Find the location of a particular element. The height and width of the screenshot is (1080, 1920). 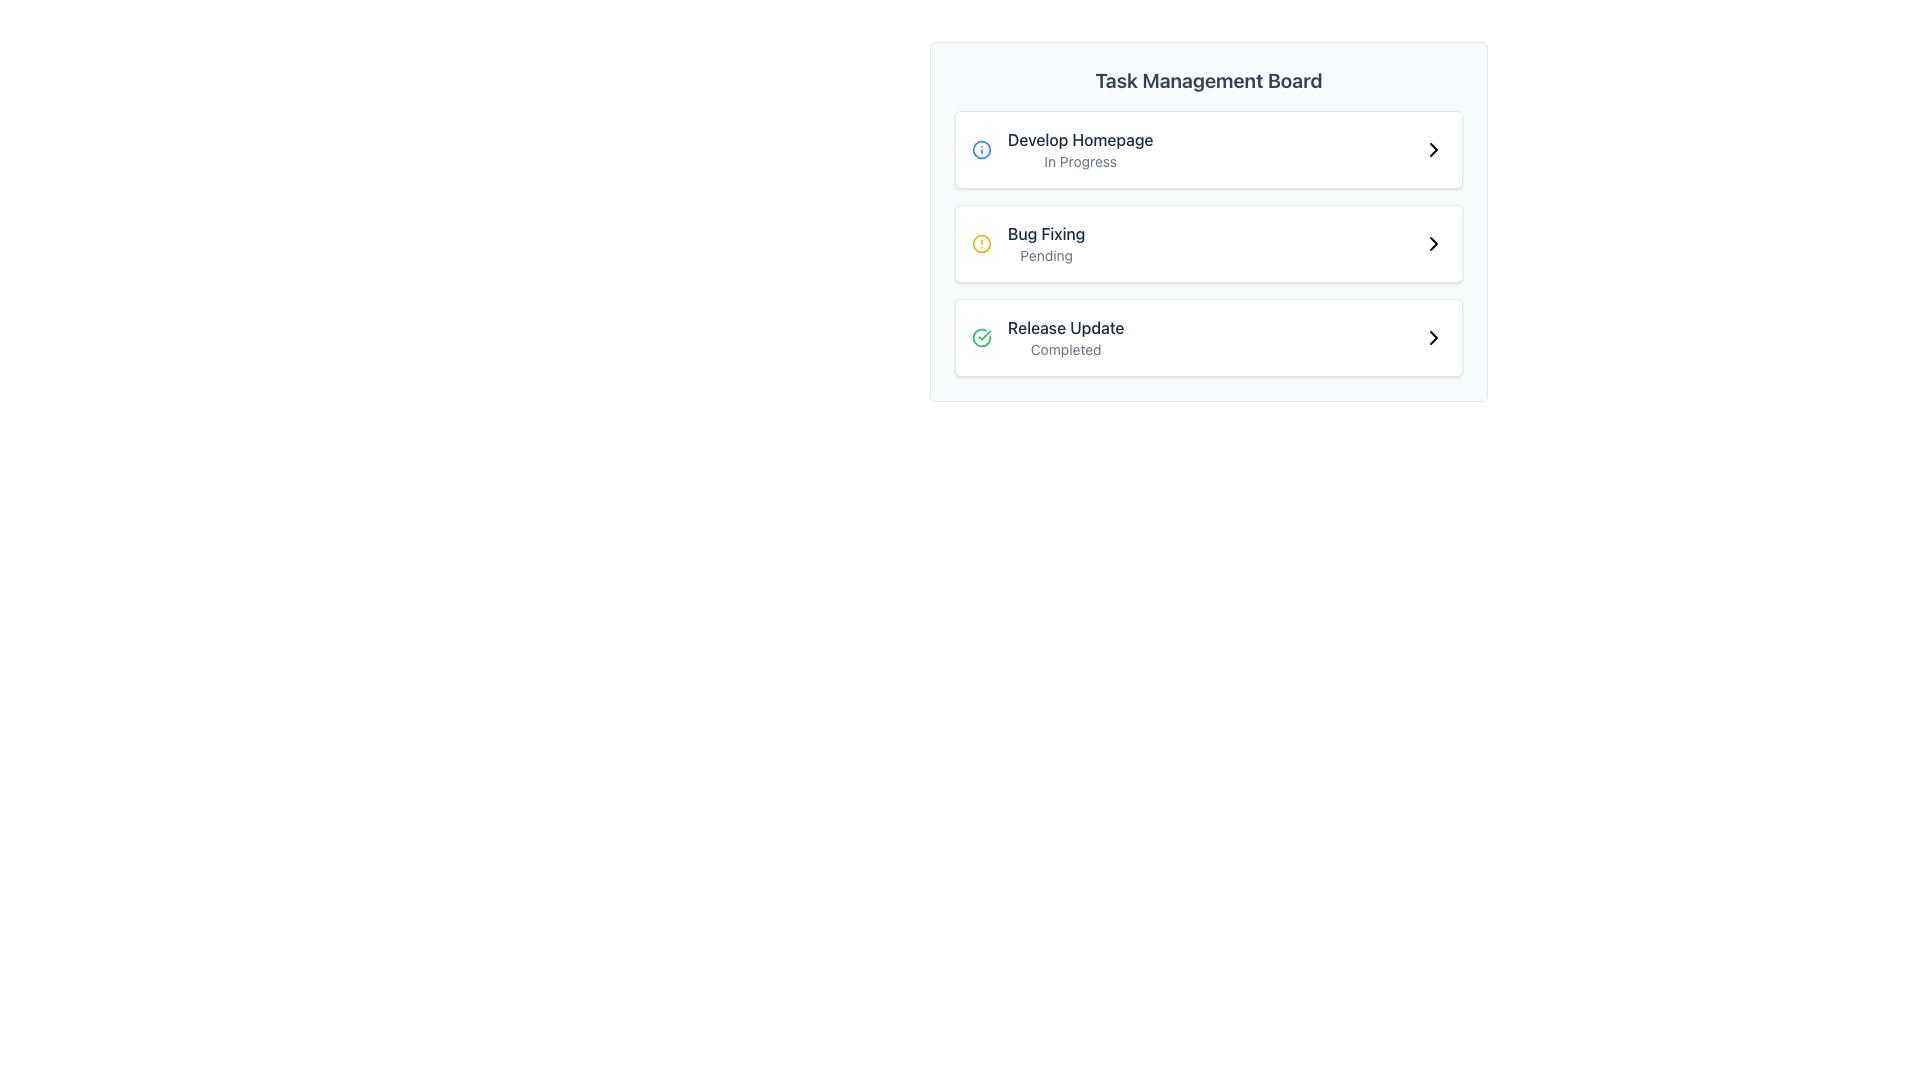

text information from the 'Release Update' element, which includes a green check icon, the title 'Release Update' in bold black, and the smaller text 'Completed' below it, located in the third row of the task cards is located at coordinates (1047, 337).